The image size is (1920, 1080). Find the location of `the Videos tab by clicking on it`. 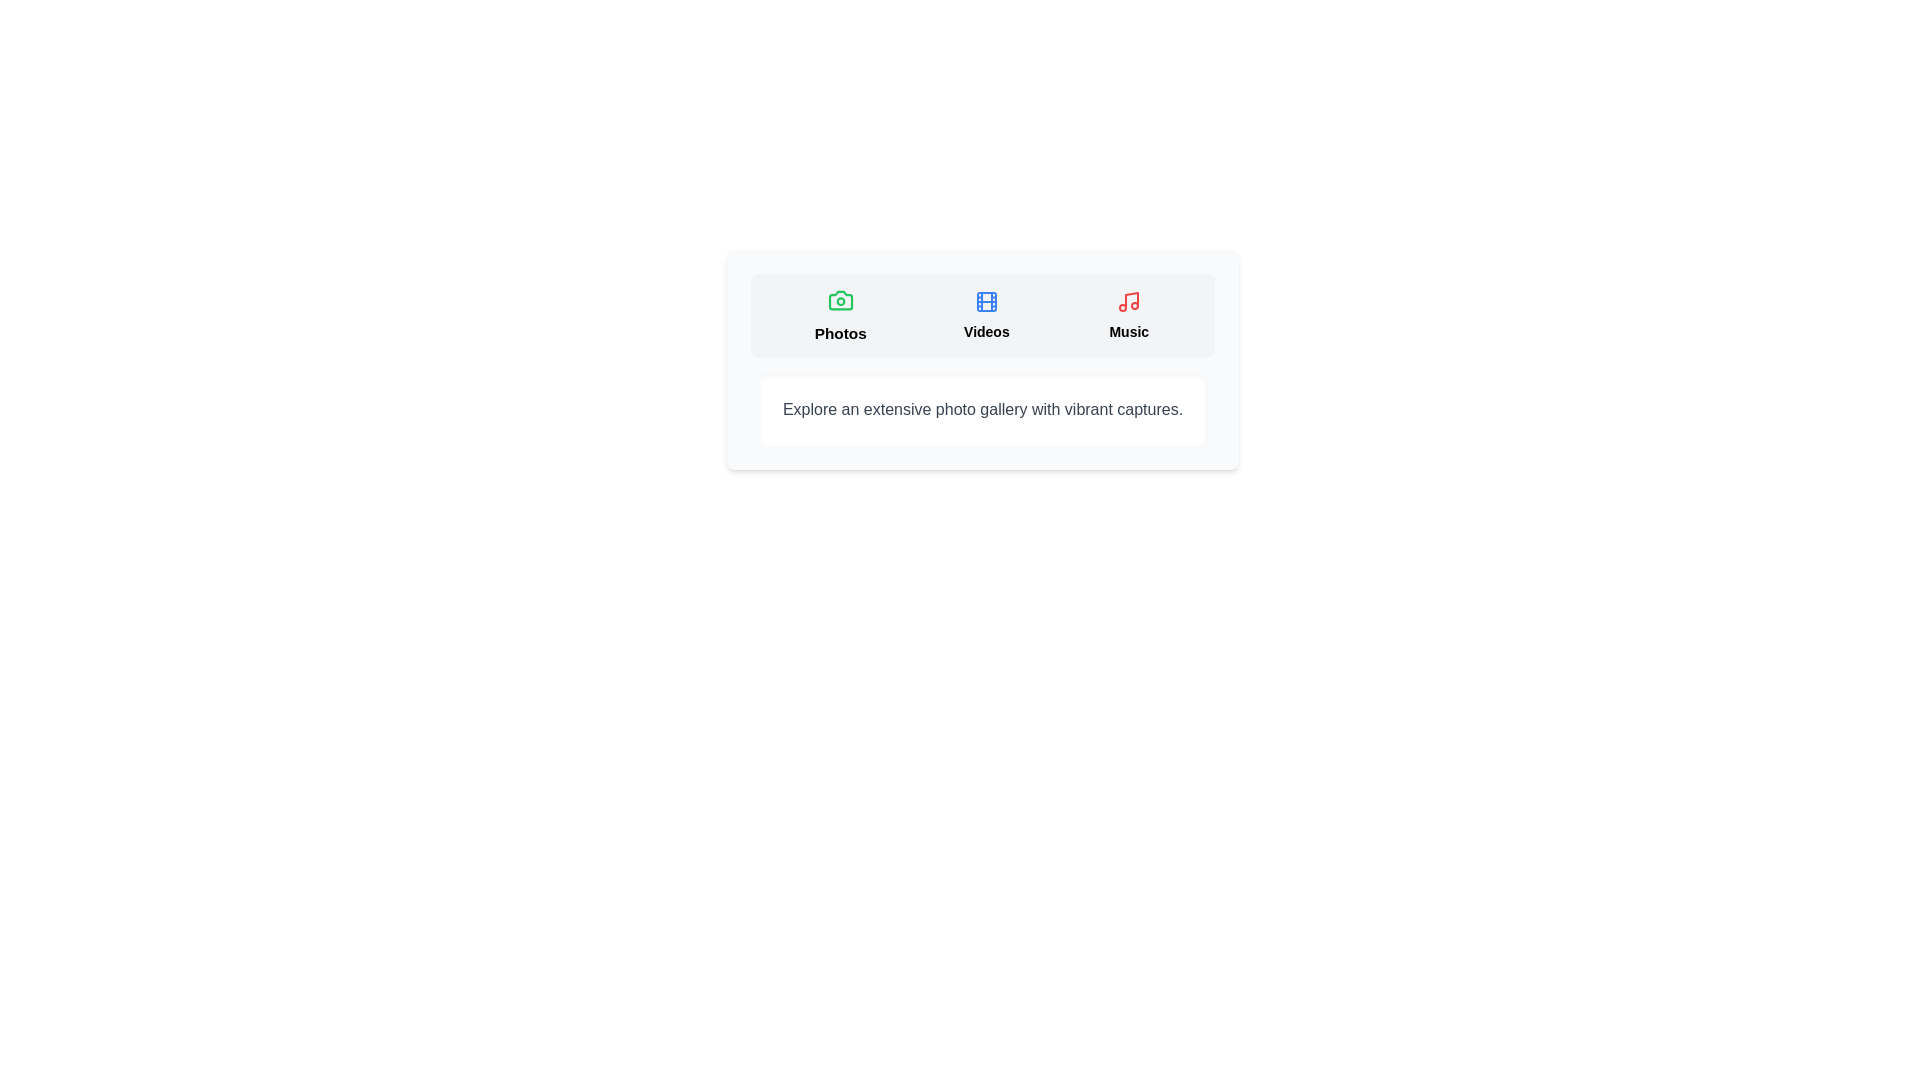

the Videos tab by clicking on it is located at coordinates (986, 315).